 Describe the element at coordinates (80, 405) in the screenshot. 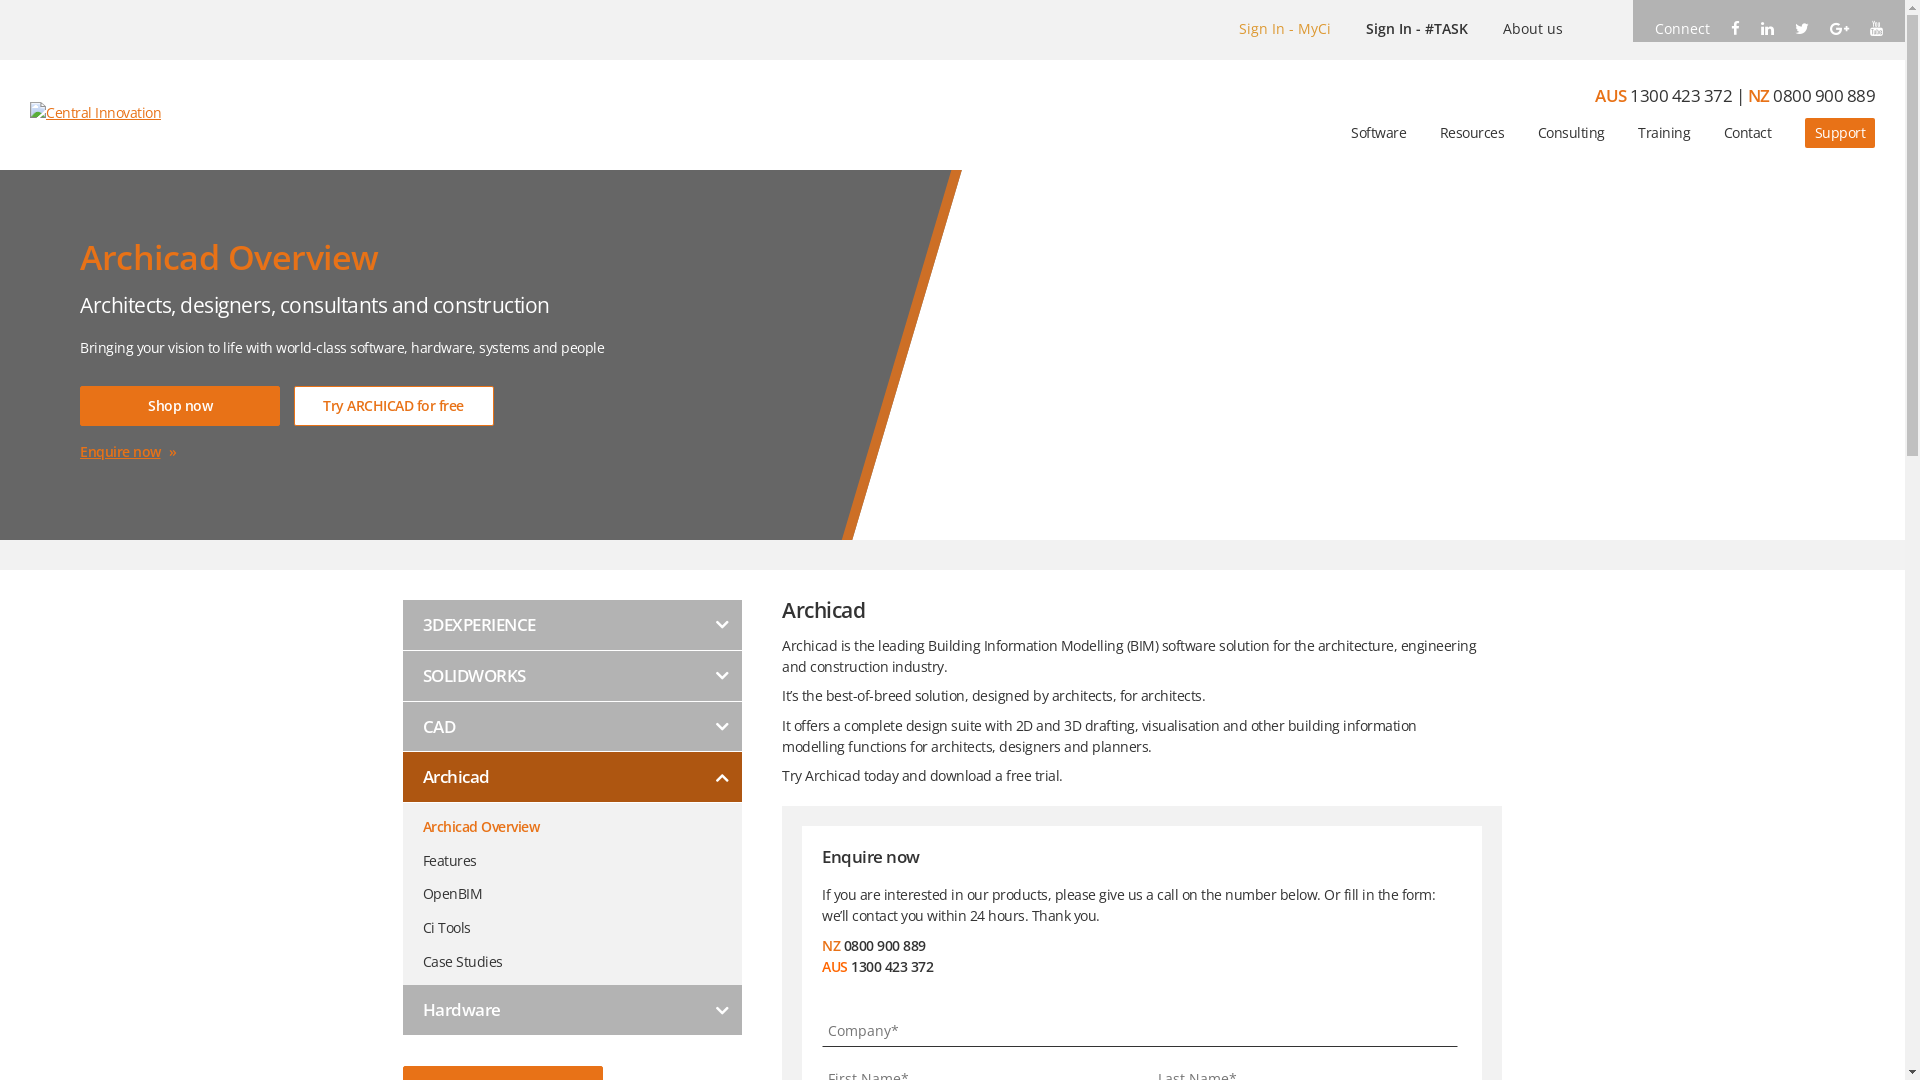

I see `'Shop now'` at that location.